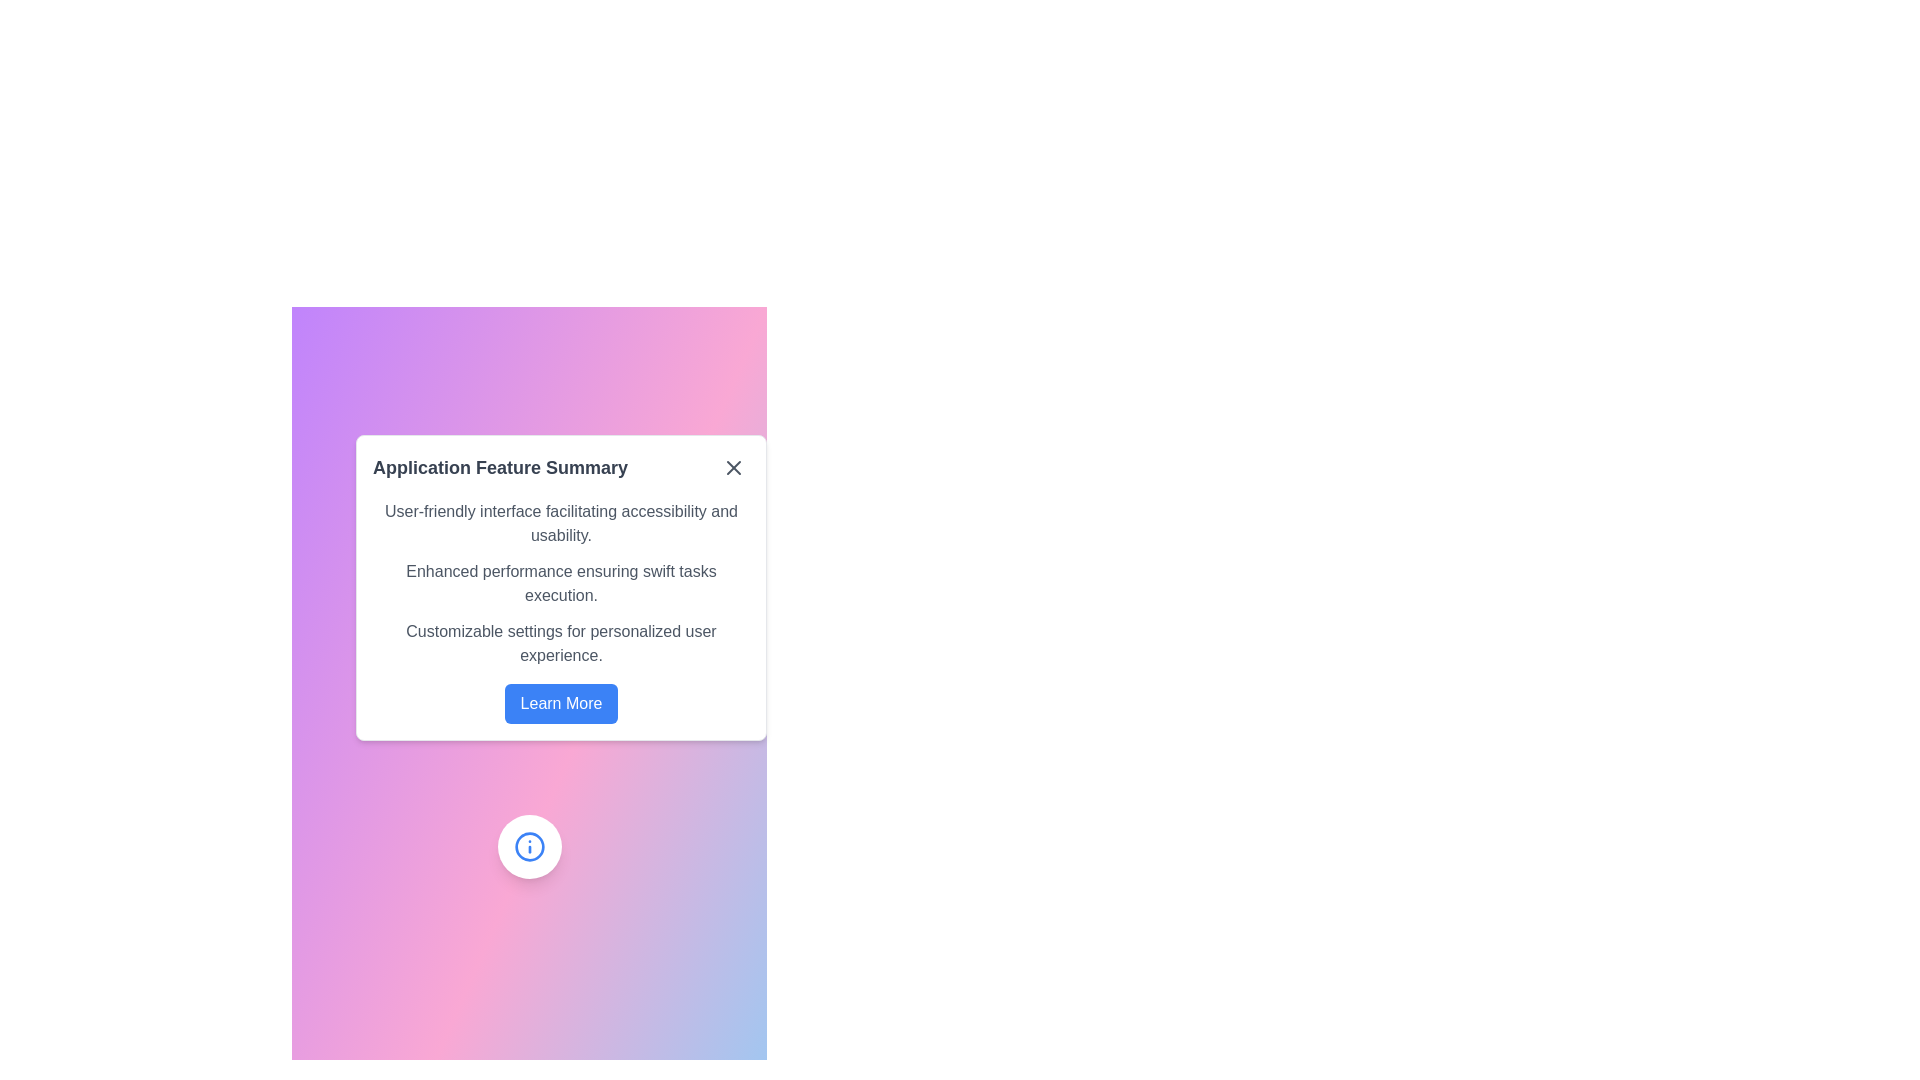  I want to click on the close button on the top right corner of the 'Application Feature Summary' section, so click(733, 467).